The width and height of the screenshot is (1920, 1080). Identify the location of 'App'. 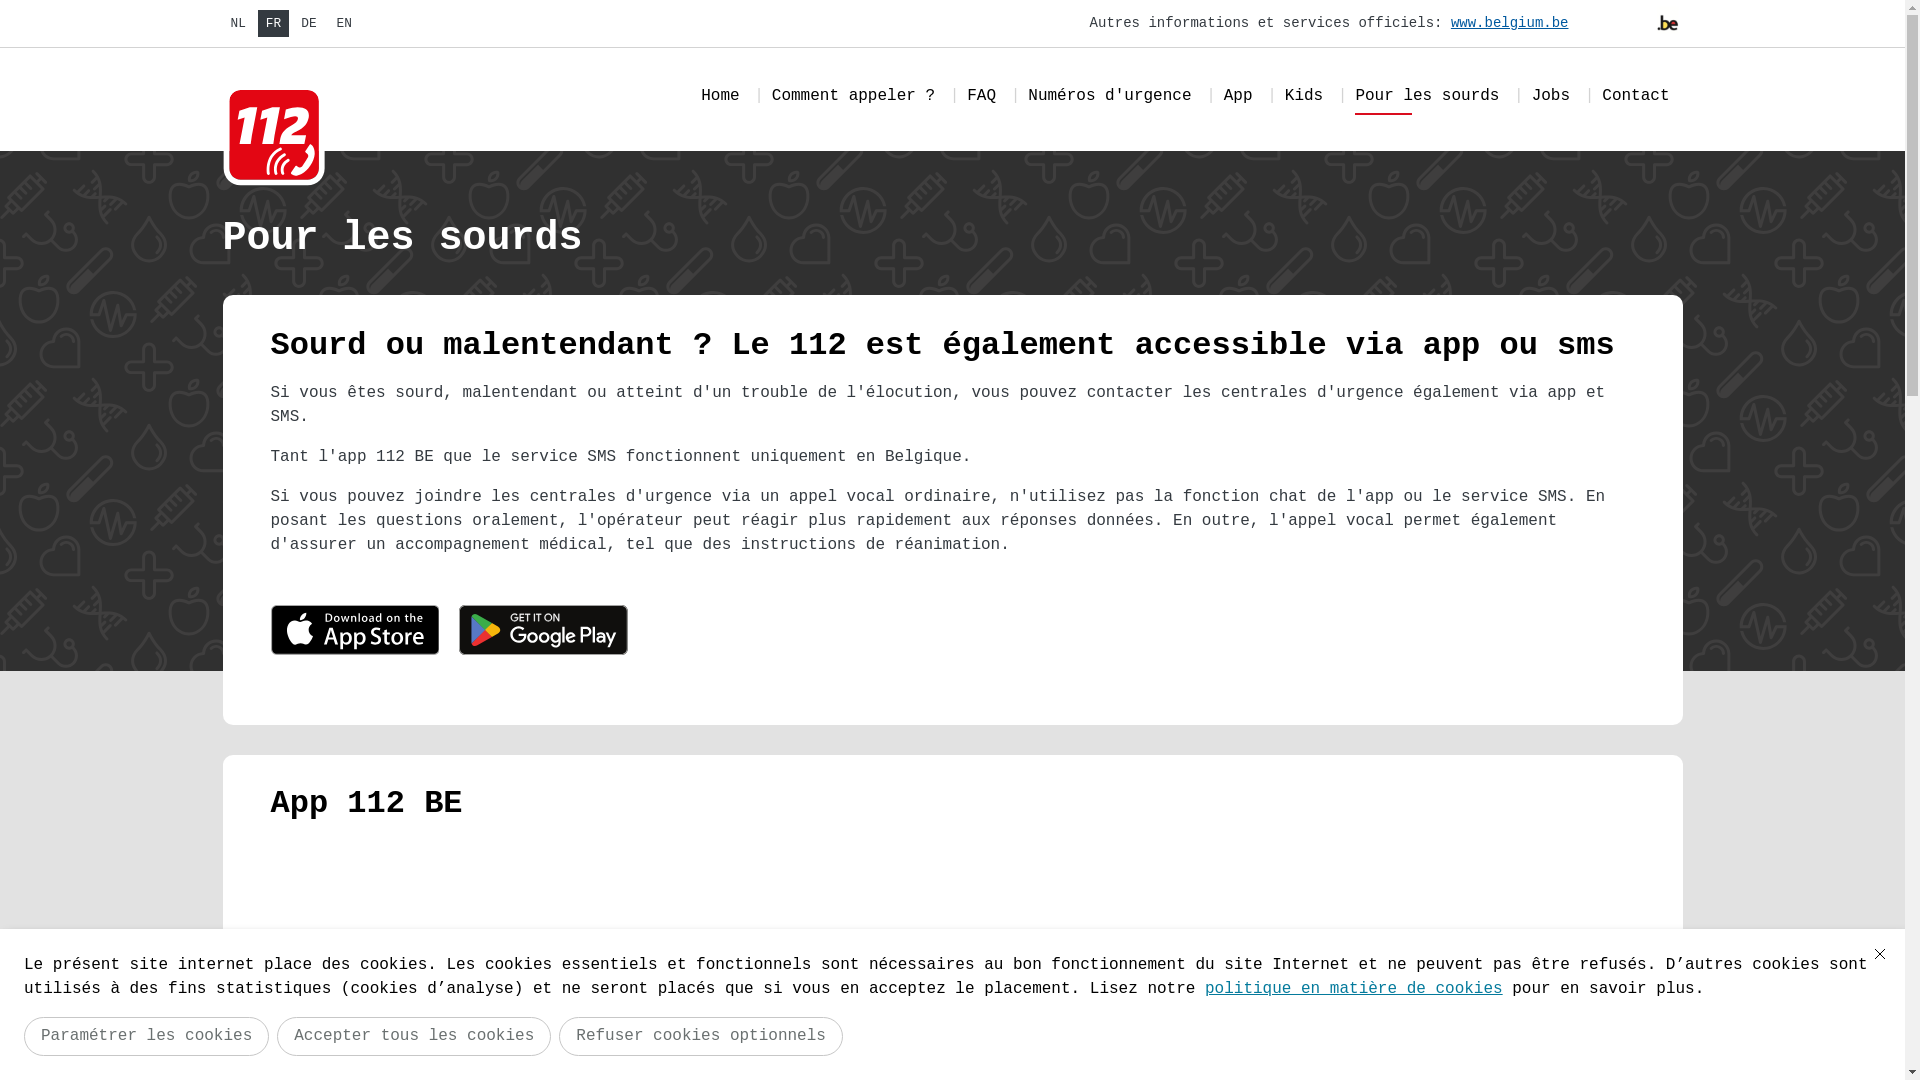
(1237, 99).